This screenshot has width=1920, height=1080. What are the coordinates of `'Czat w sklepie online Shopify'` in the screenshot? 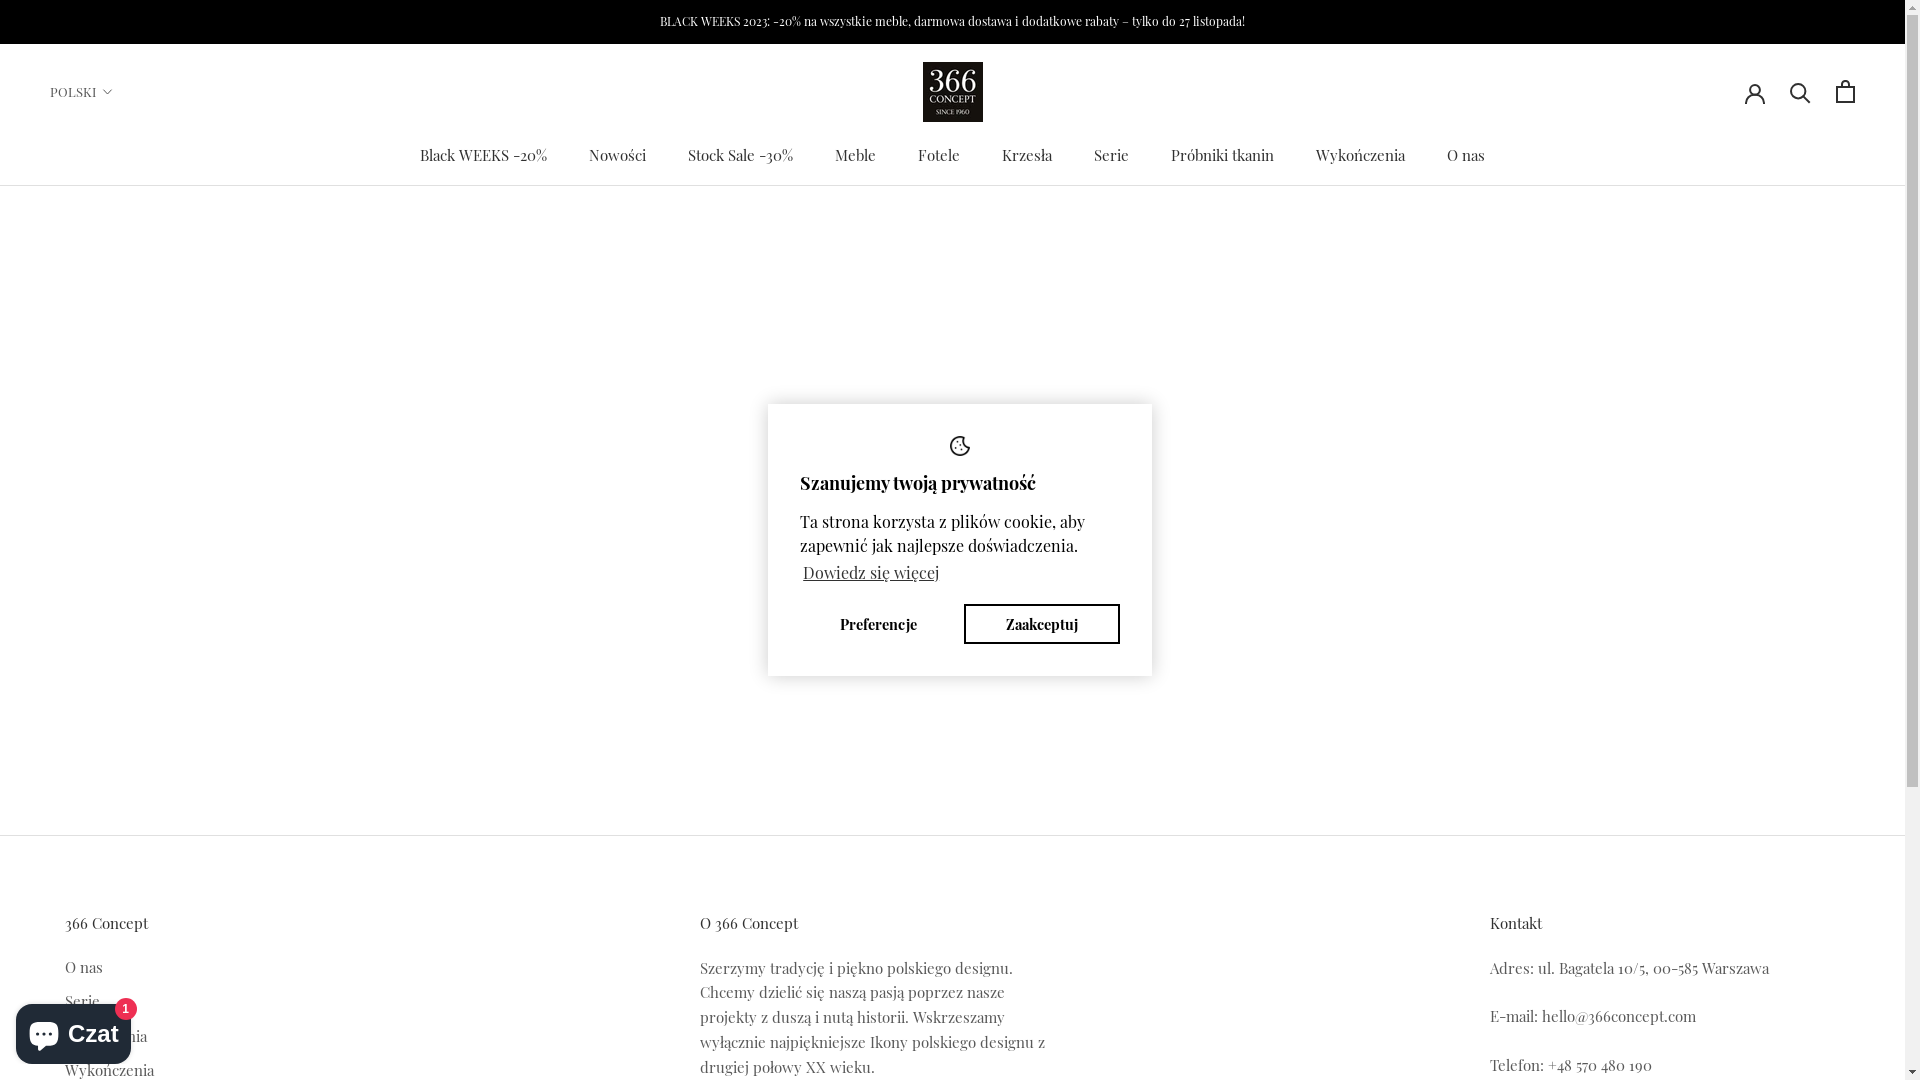 It's located at (73, 1029).